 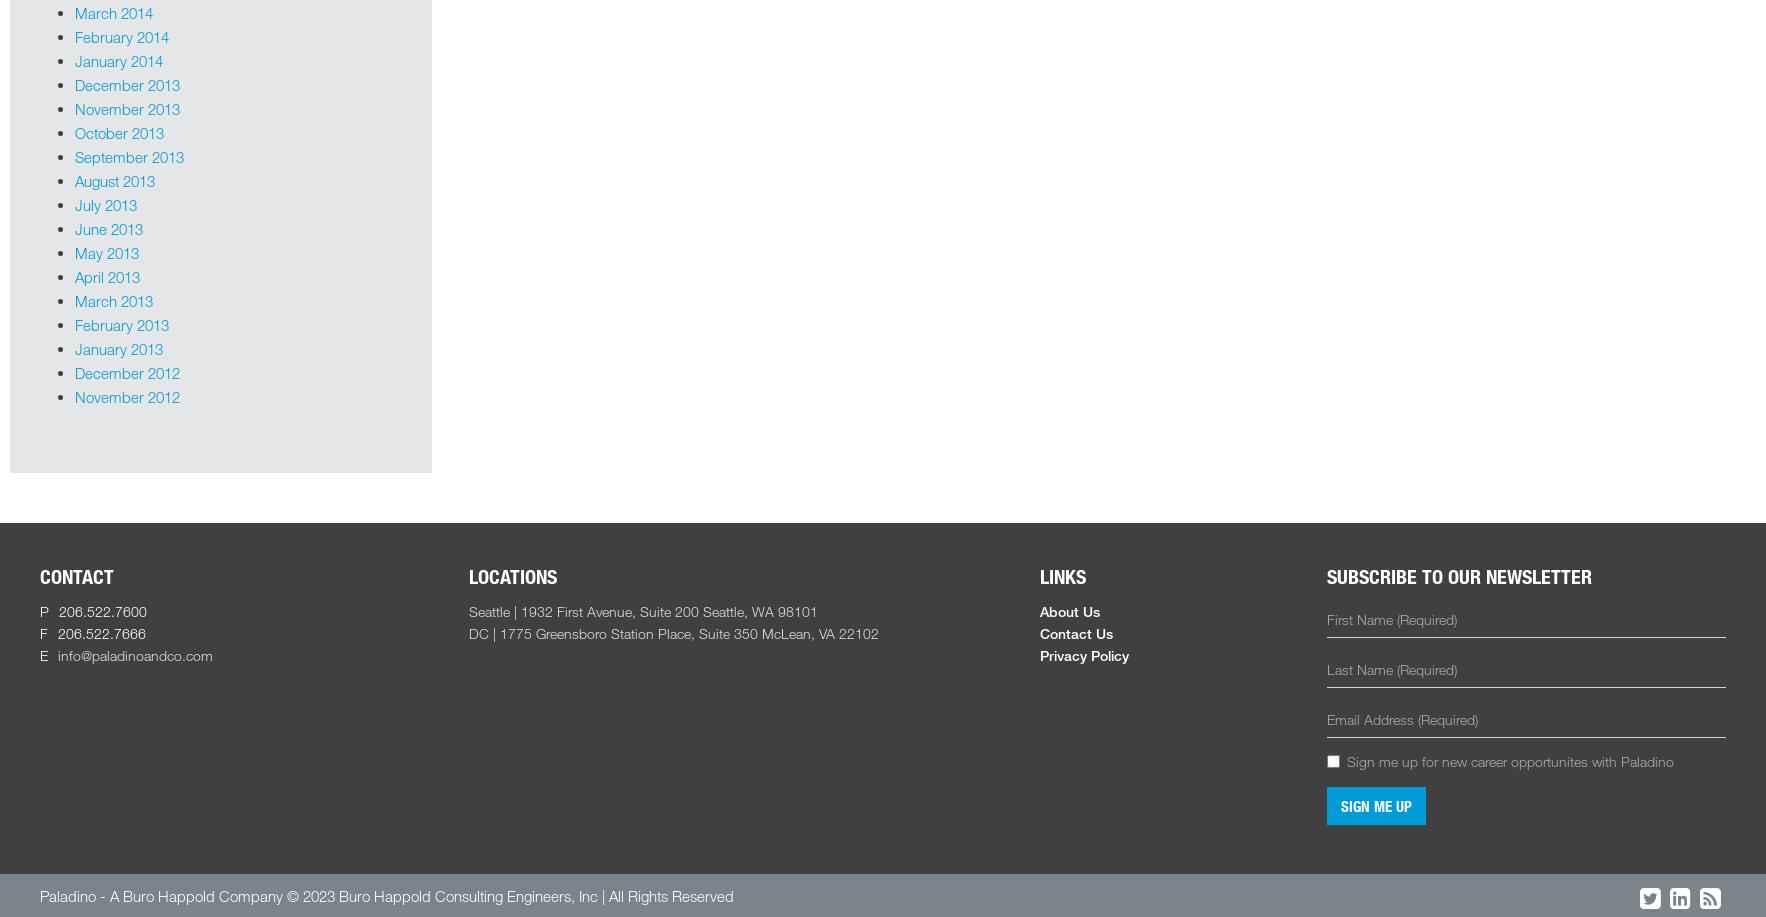 What do you see at coordinates (121, 323) in the screenshot?
I see `'February 2013'` at bounding box center [121, 323].